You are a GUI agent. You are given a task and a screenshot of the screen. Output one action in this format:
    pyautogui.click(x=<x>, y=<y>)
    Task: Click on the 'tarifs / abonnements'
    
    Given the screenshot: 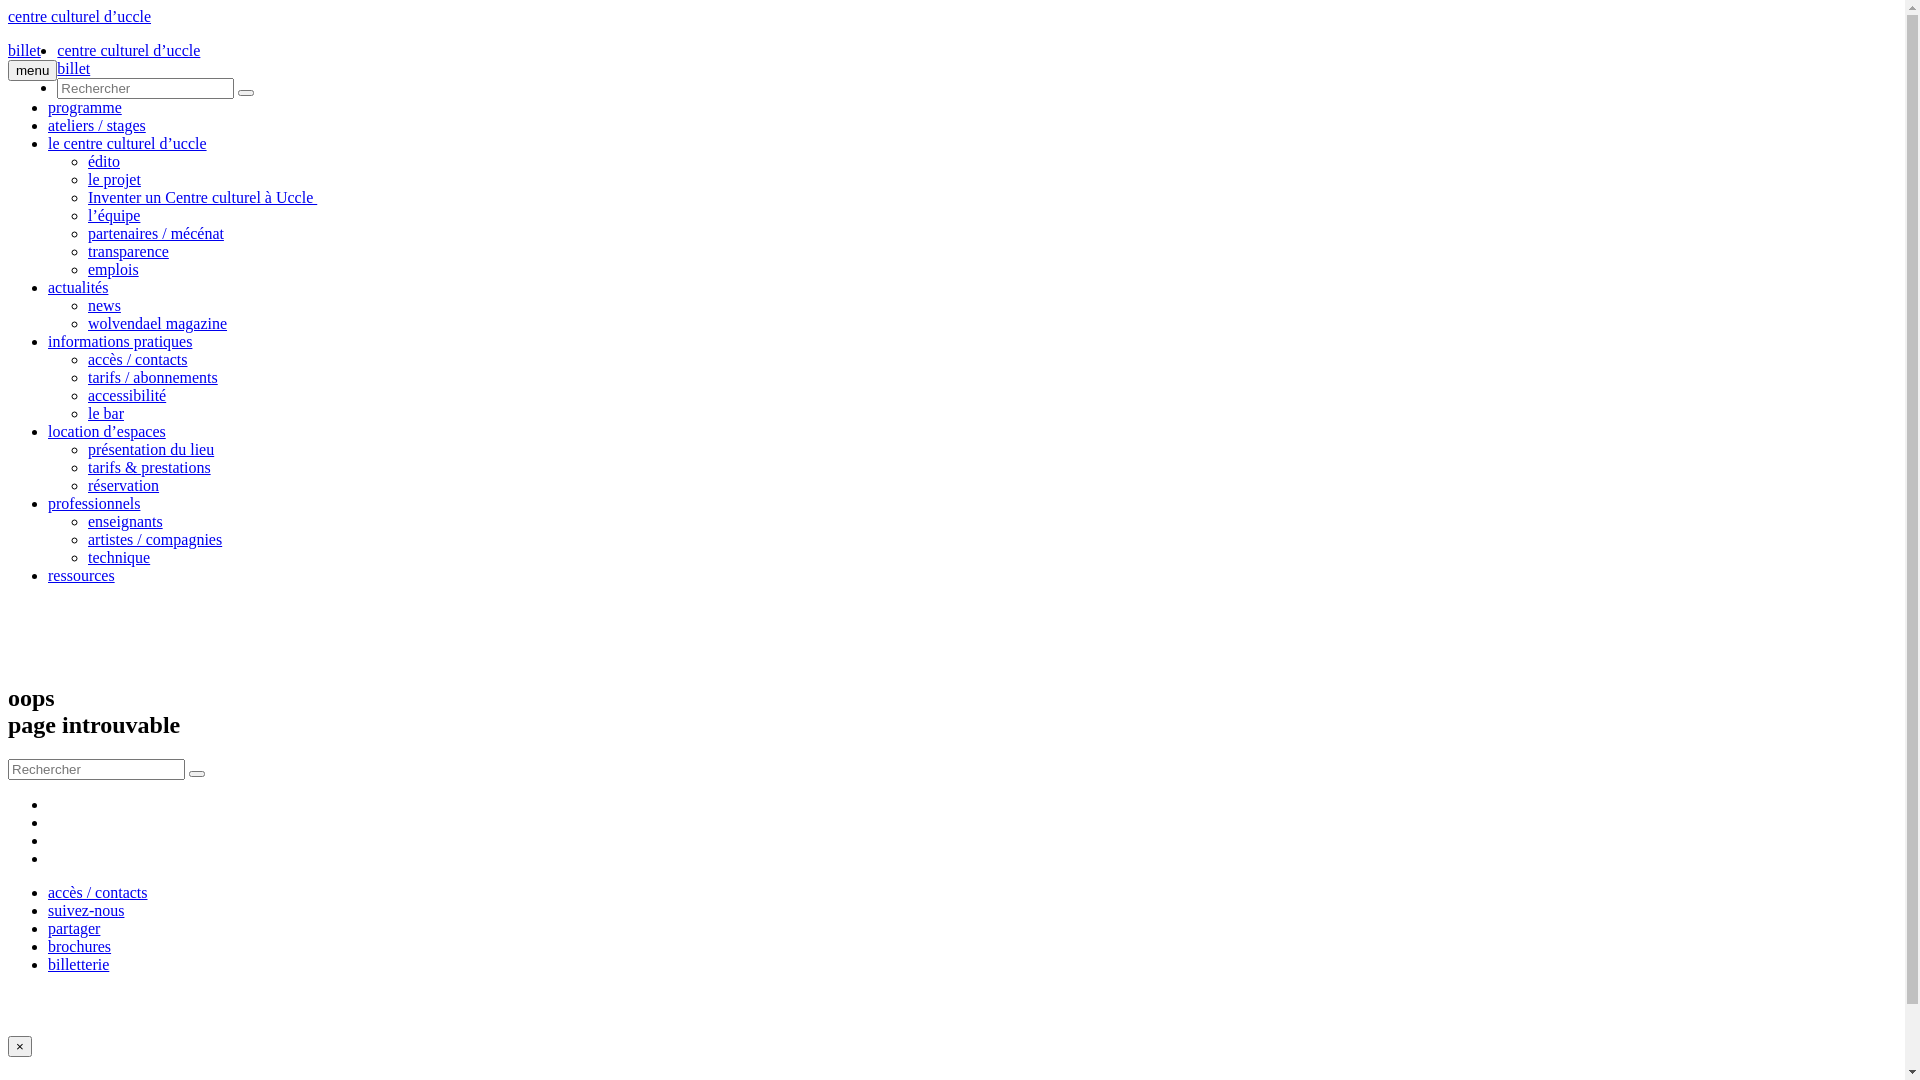 What is the action you would take?
    pyautogui.click(x=152, y=377)
    